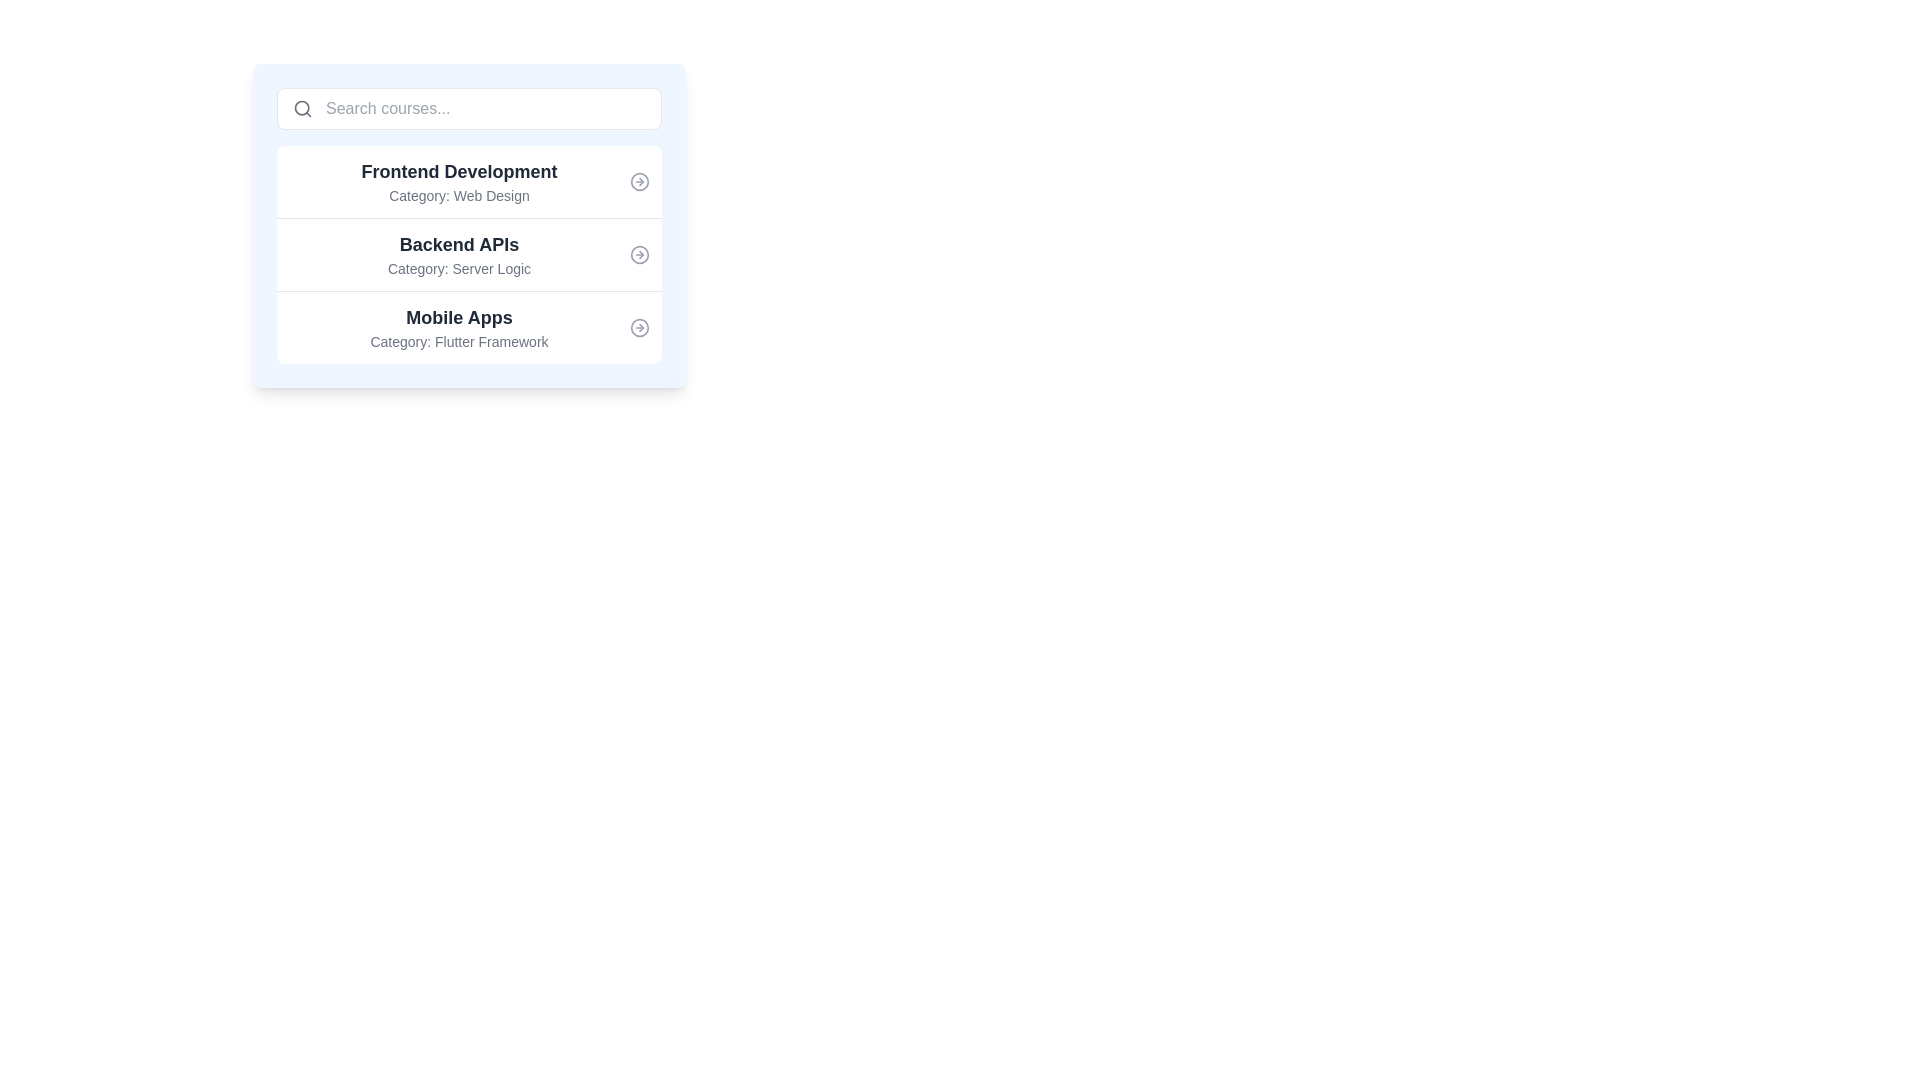 The image size is (1920, 1080). I want to click on the SVG Circle located in the top row of the list interface, adjacent to the right side of the 'Frontend Development' text, so click(638, 181).